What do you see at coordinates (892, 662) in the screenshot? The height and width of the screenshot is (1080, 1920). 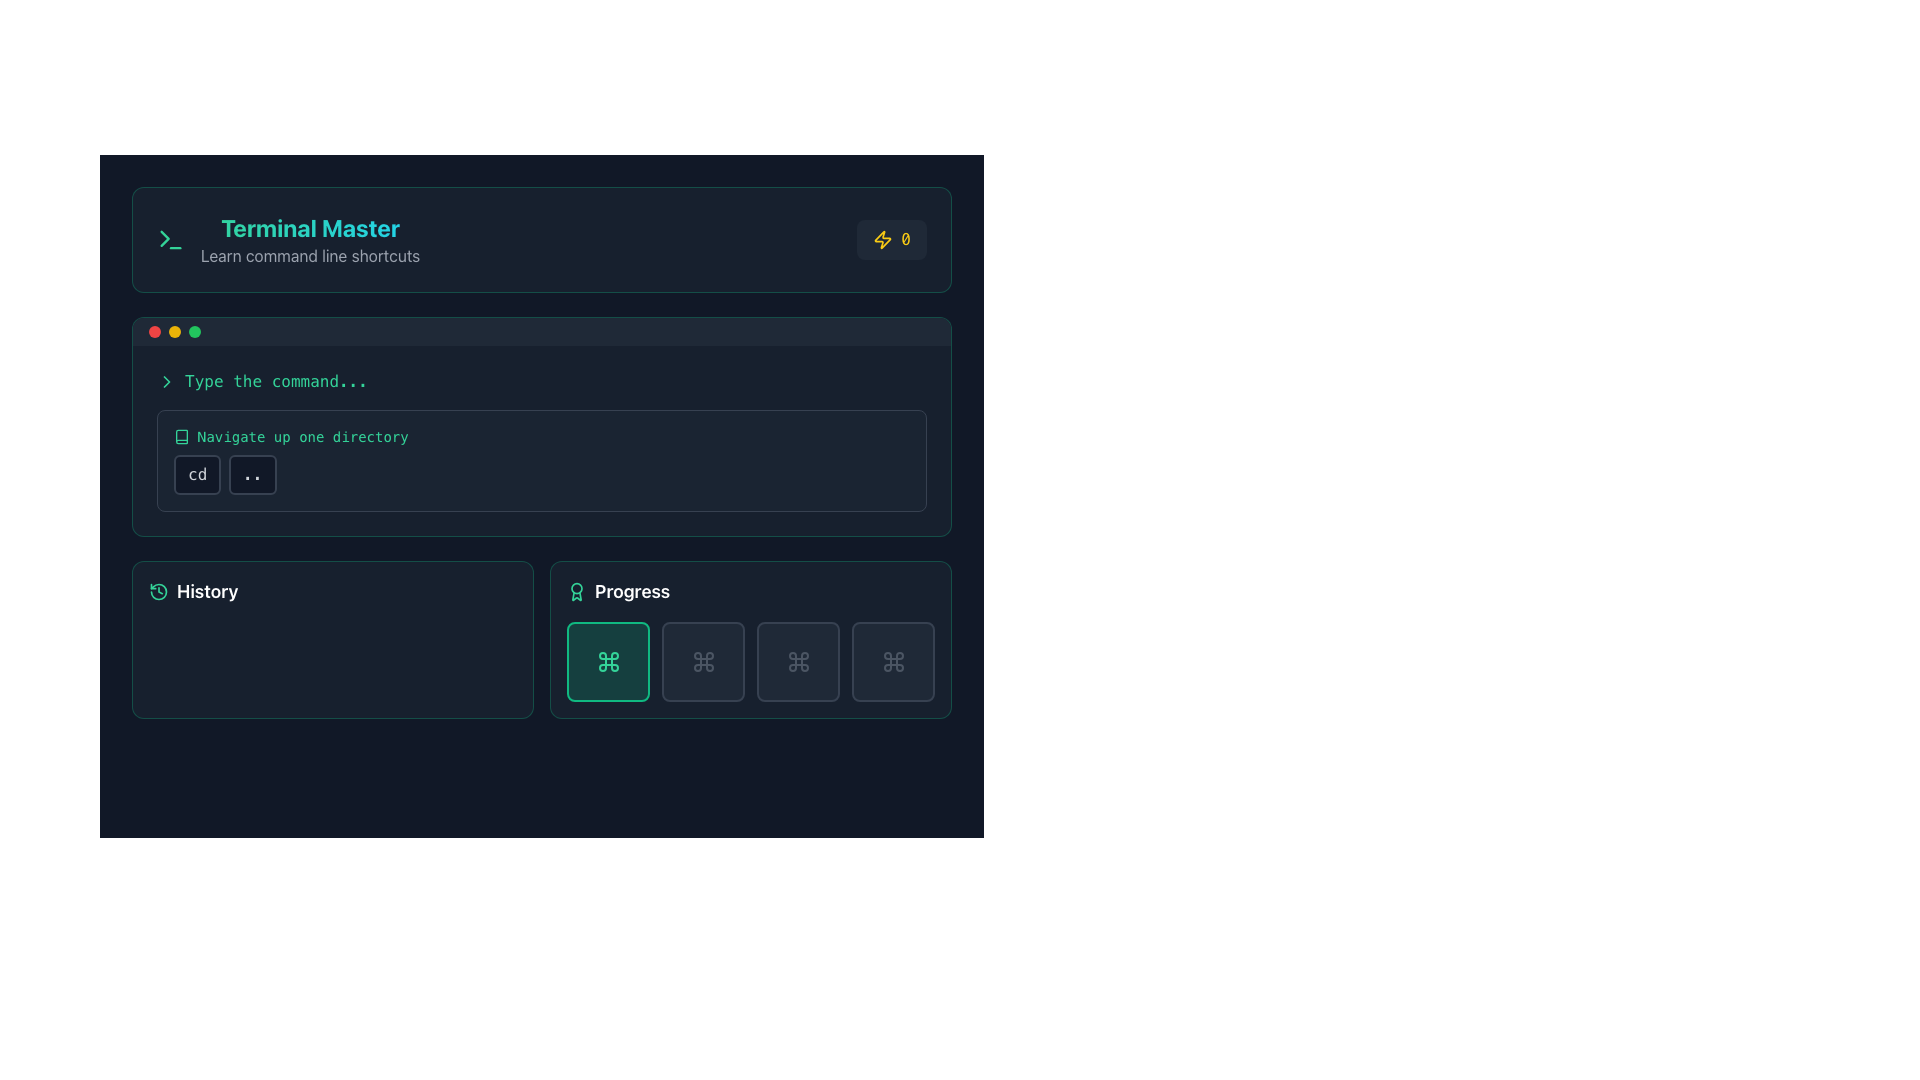 I see `the command key symbol icon, which is the fourth icon in the horizontally arranged group under the 'Progress' section in the lower-right quadrant of the dark-themed interface` at bounding box center [892, 662].